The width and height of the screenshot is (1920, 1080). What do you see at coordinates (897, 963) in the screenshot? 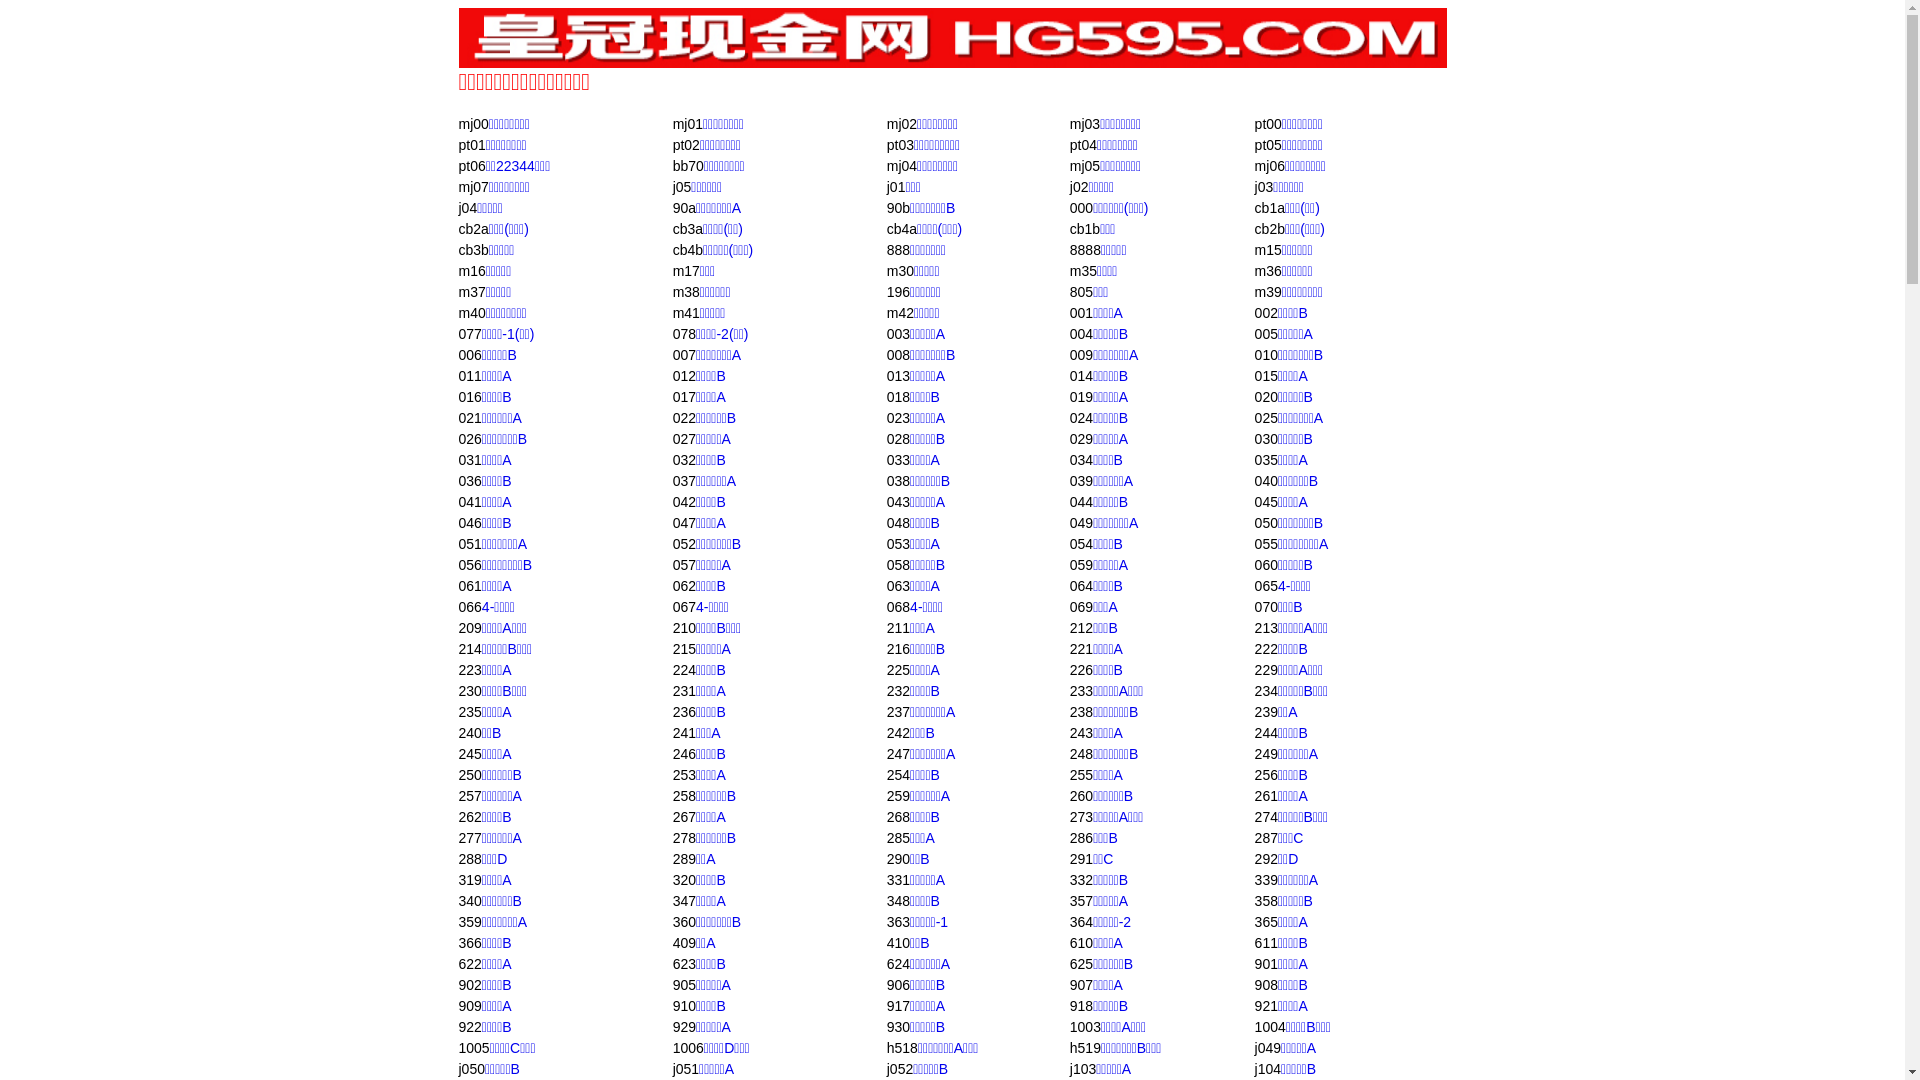
I see `'624'` at bounding box center [897, 963].